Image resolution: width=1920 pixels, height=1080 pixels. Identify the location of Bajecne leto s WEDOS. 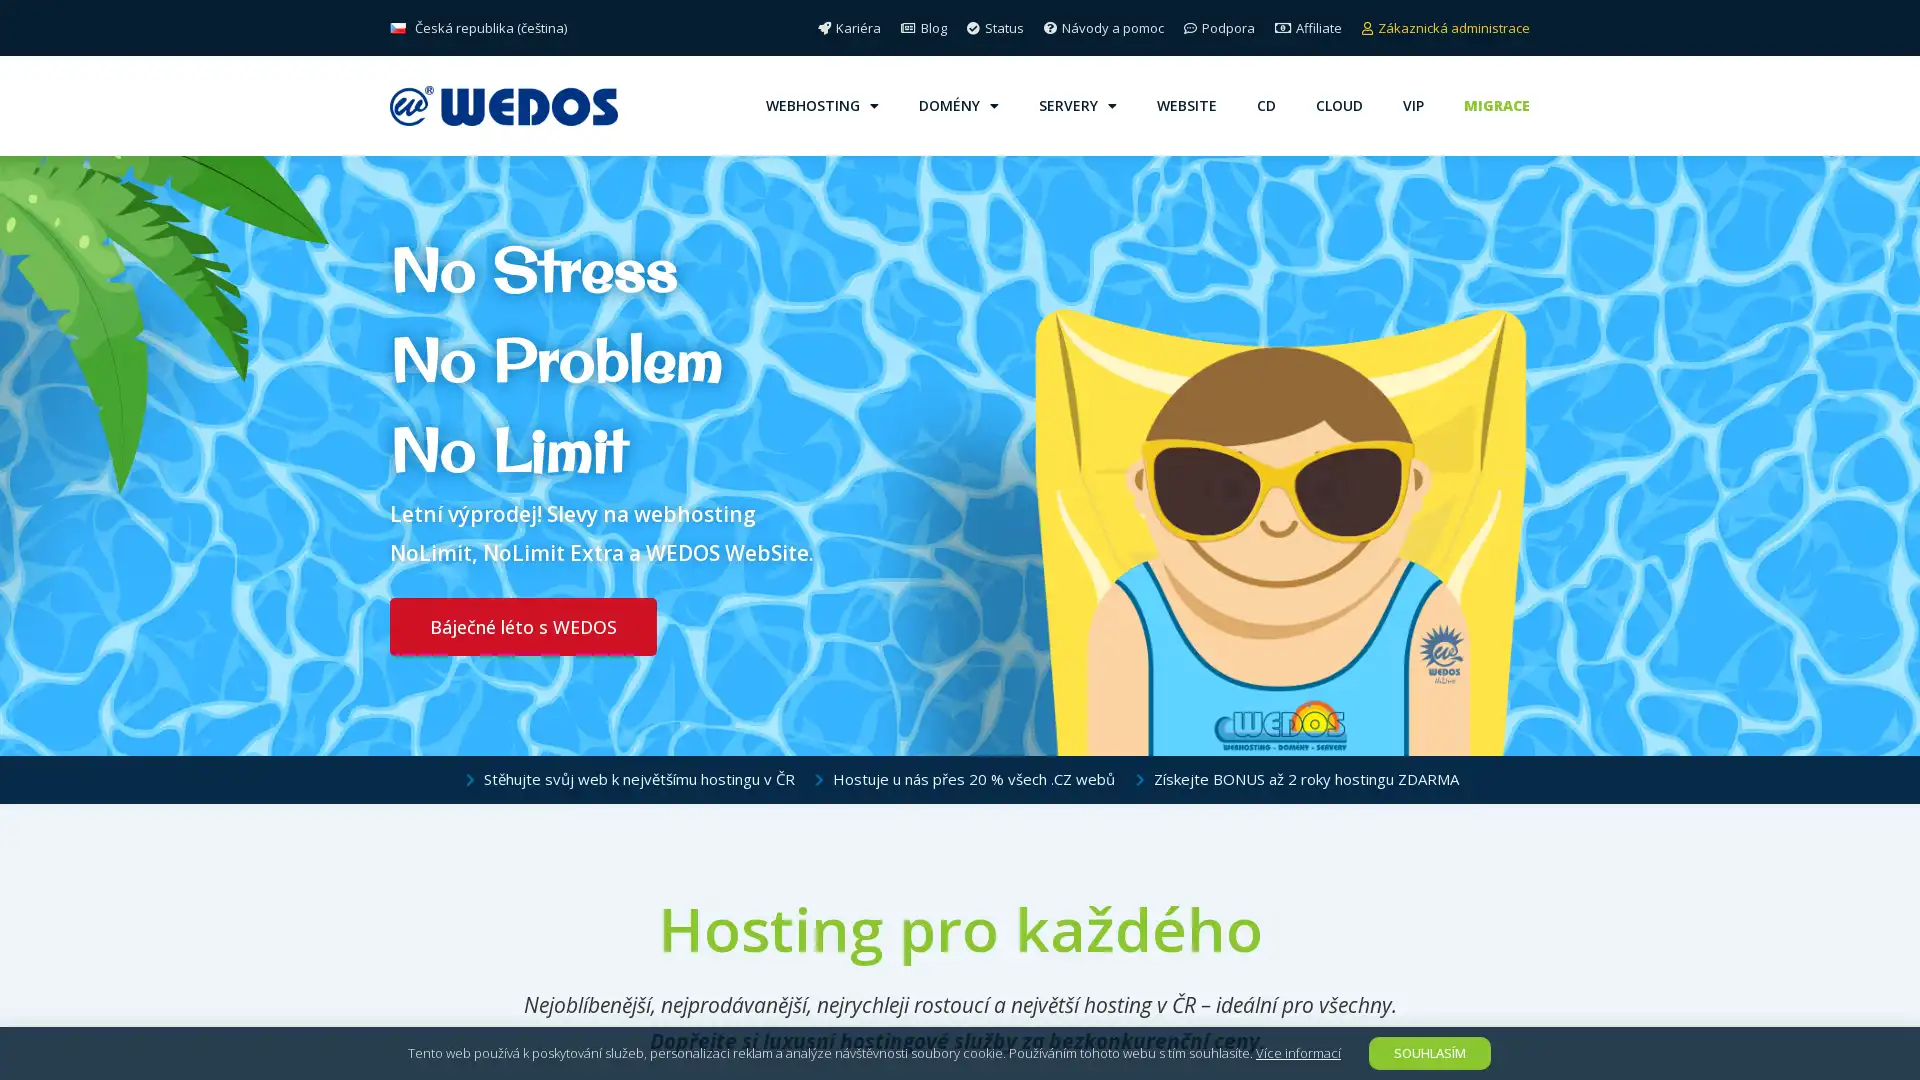
(523, 626).